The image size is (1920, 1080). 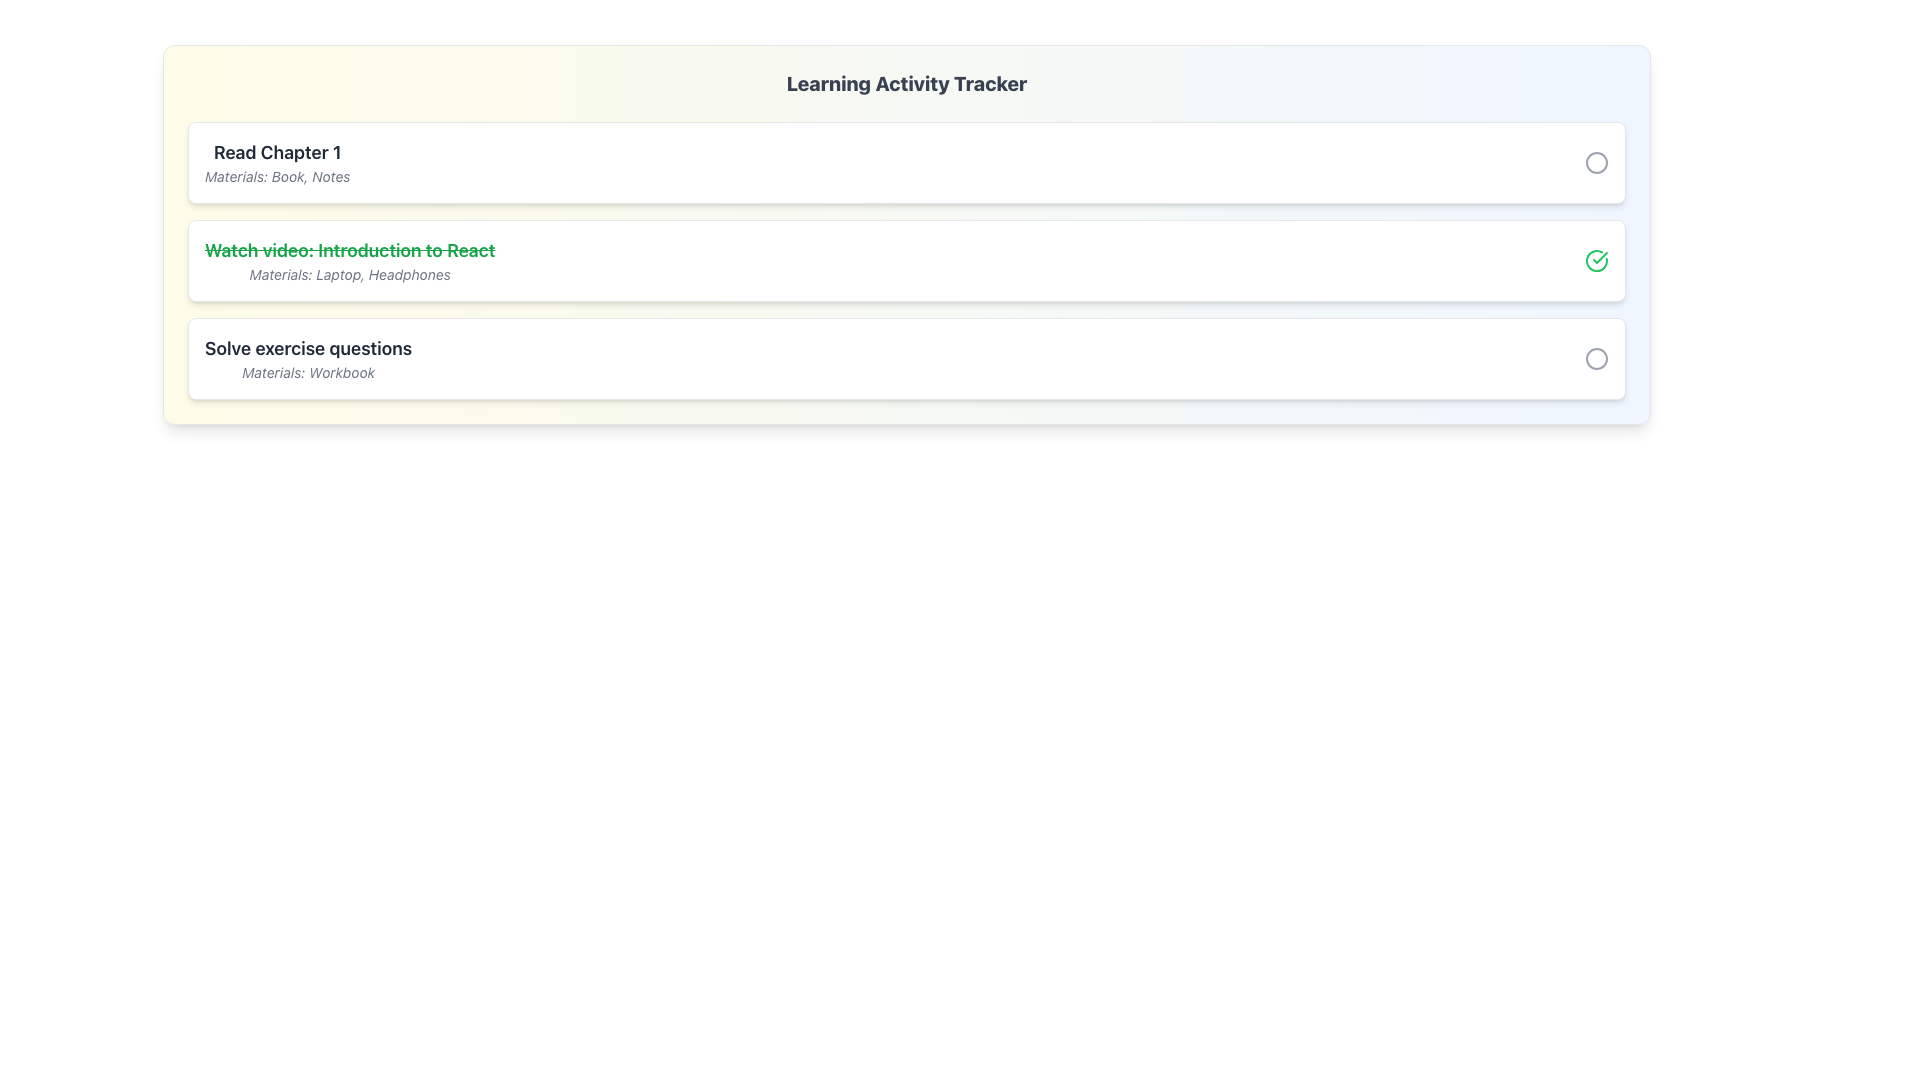 What do you see at coordinates (1596, 260) in the screenshot?
I see `the styled checkbox located at the far right of the row titled 'Watch video: Introduction to React'` at bounding box center [1596, 260].